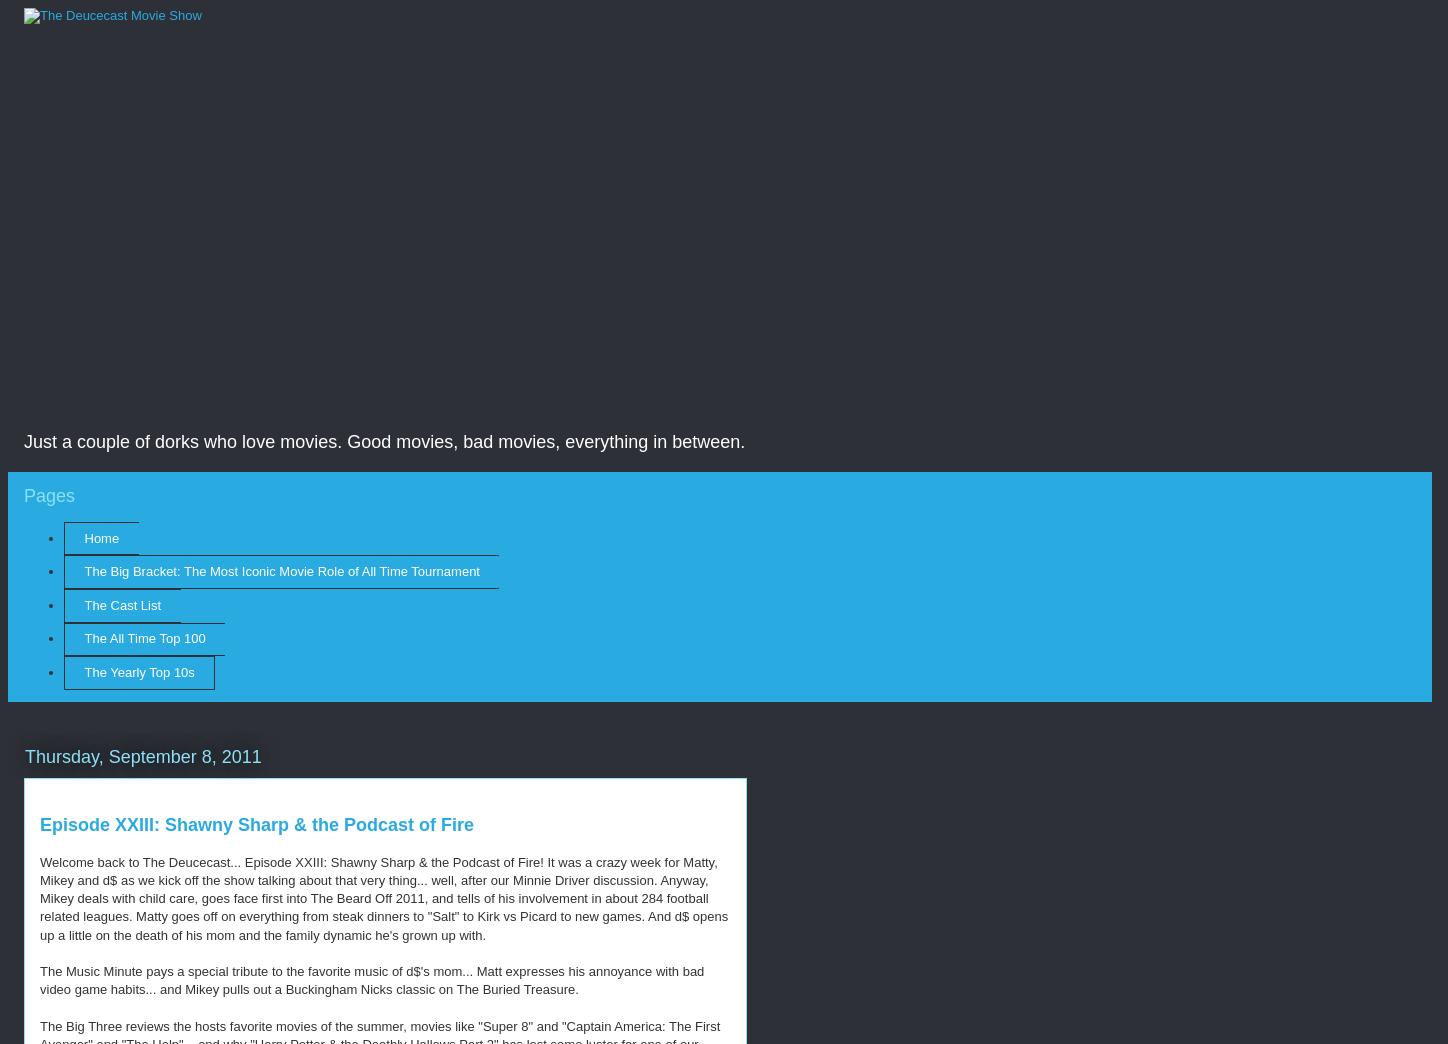 This screenshot has height=1044, width=1448. Describe the element at coordinates (24, 494) in the screenshot. I see `'Pages'` at that location.